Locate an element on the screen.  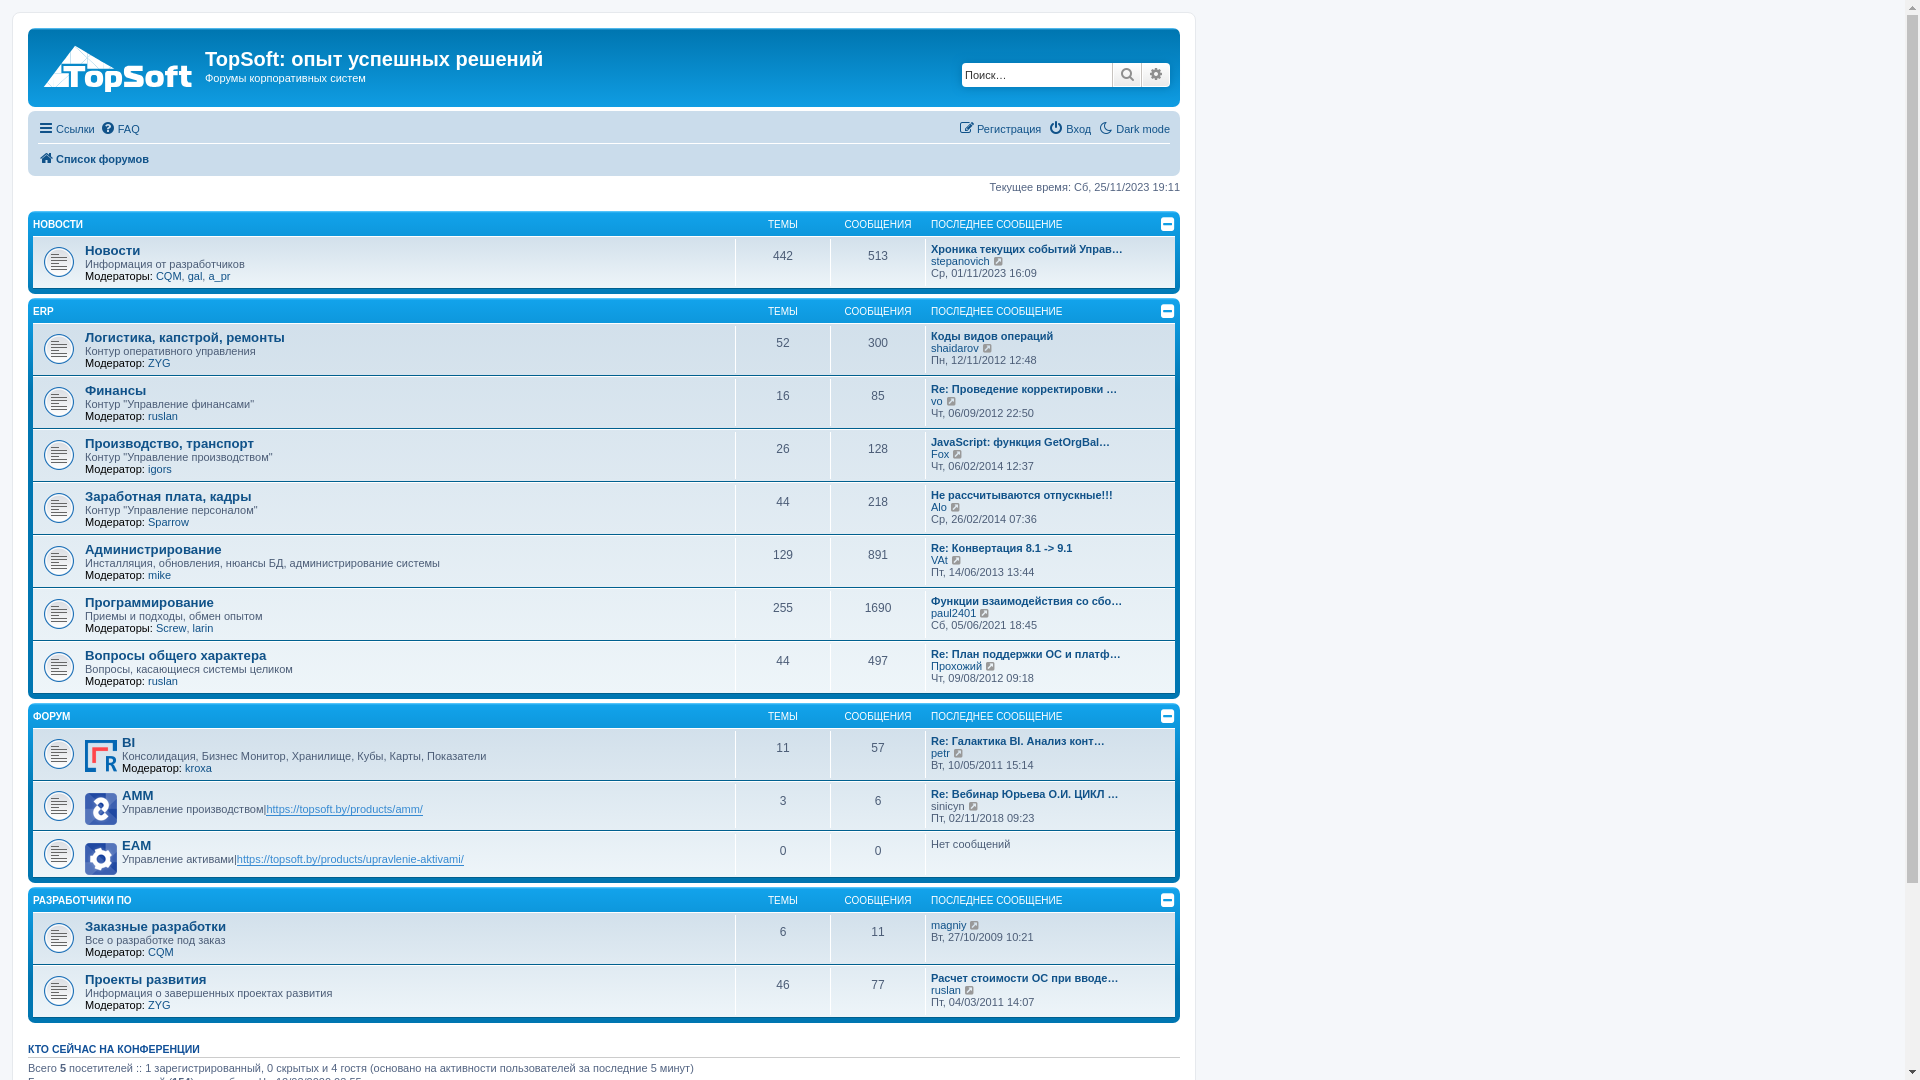
'AMM' is located at coordinates (137, 794).